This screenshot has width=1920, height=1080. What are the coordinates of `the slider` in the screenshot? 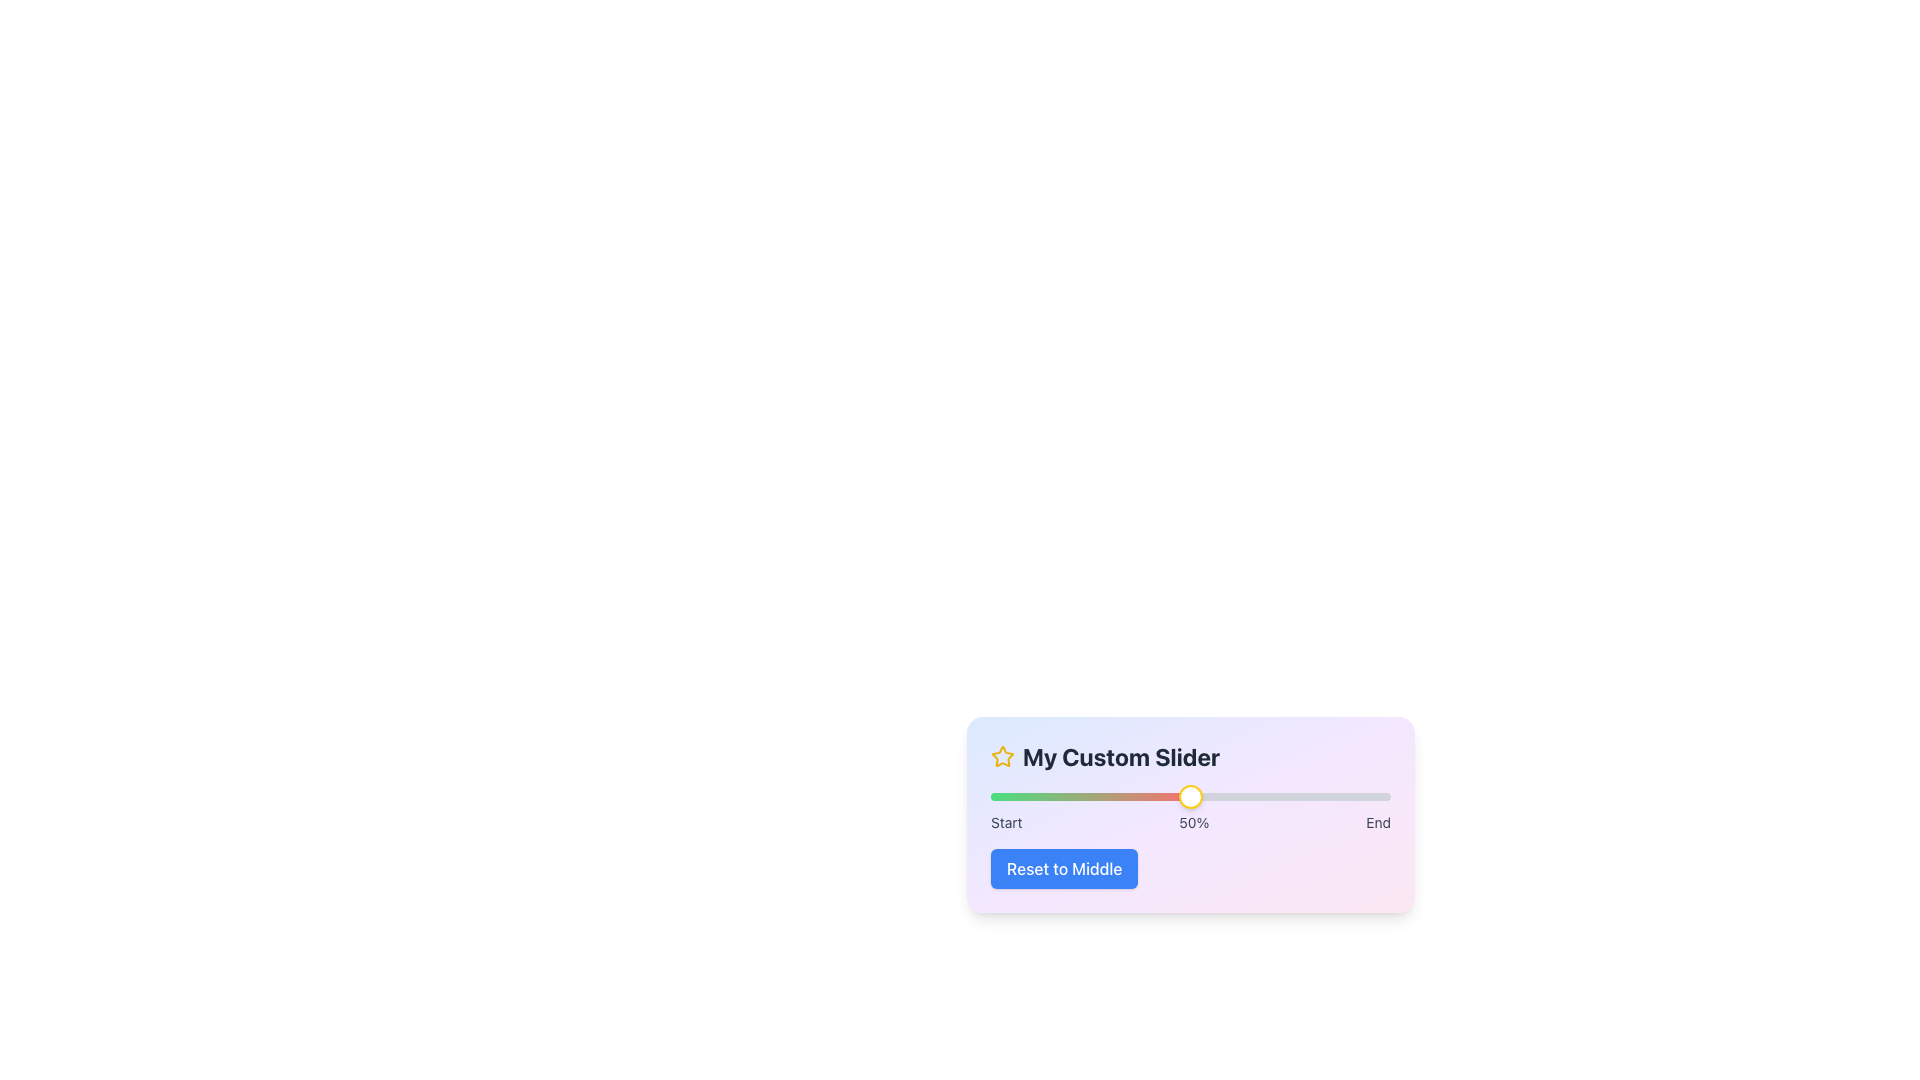 It's located at (1235, 796).